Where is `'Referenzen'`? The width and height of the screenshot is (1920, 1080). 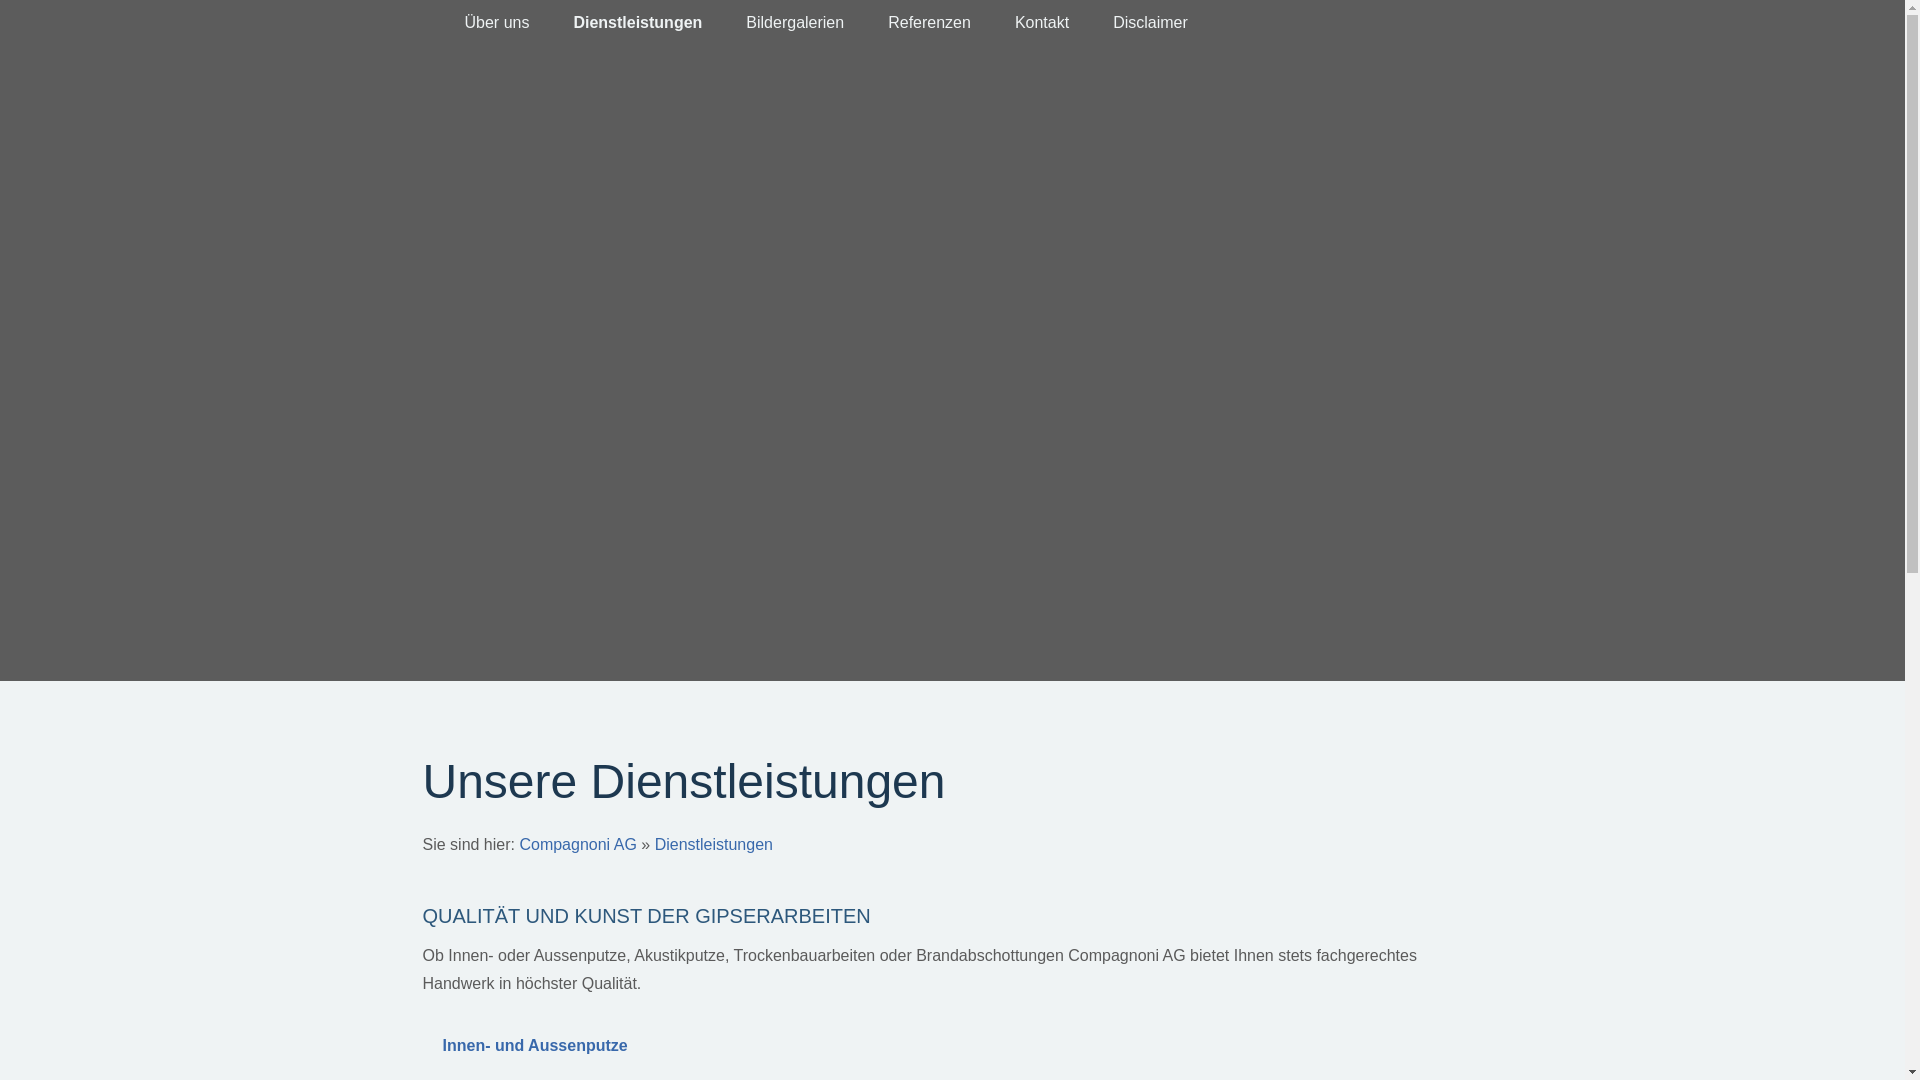
'Referenzen' is located at coordinates (928, 23).